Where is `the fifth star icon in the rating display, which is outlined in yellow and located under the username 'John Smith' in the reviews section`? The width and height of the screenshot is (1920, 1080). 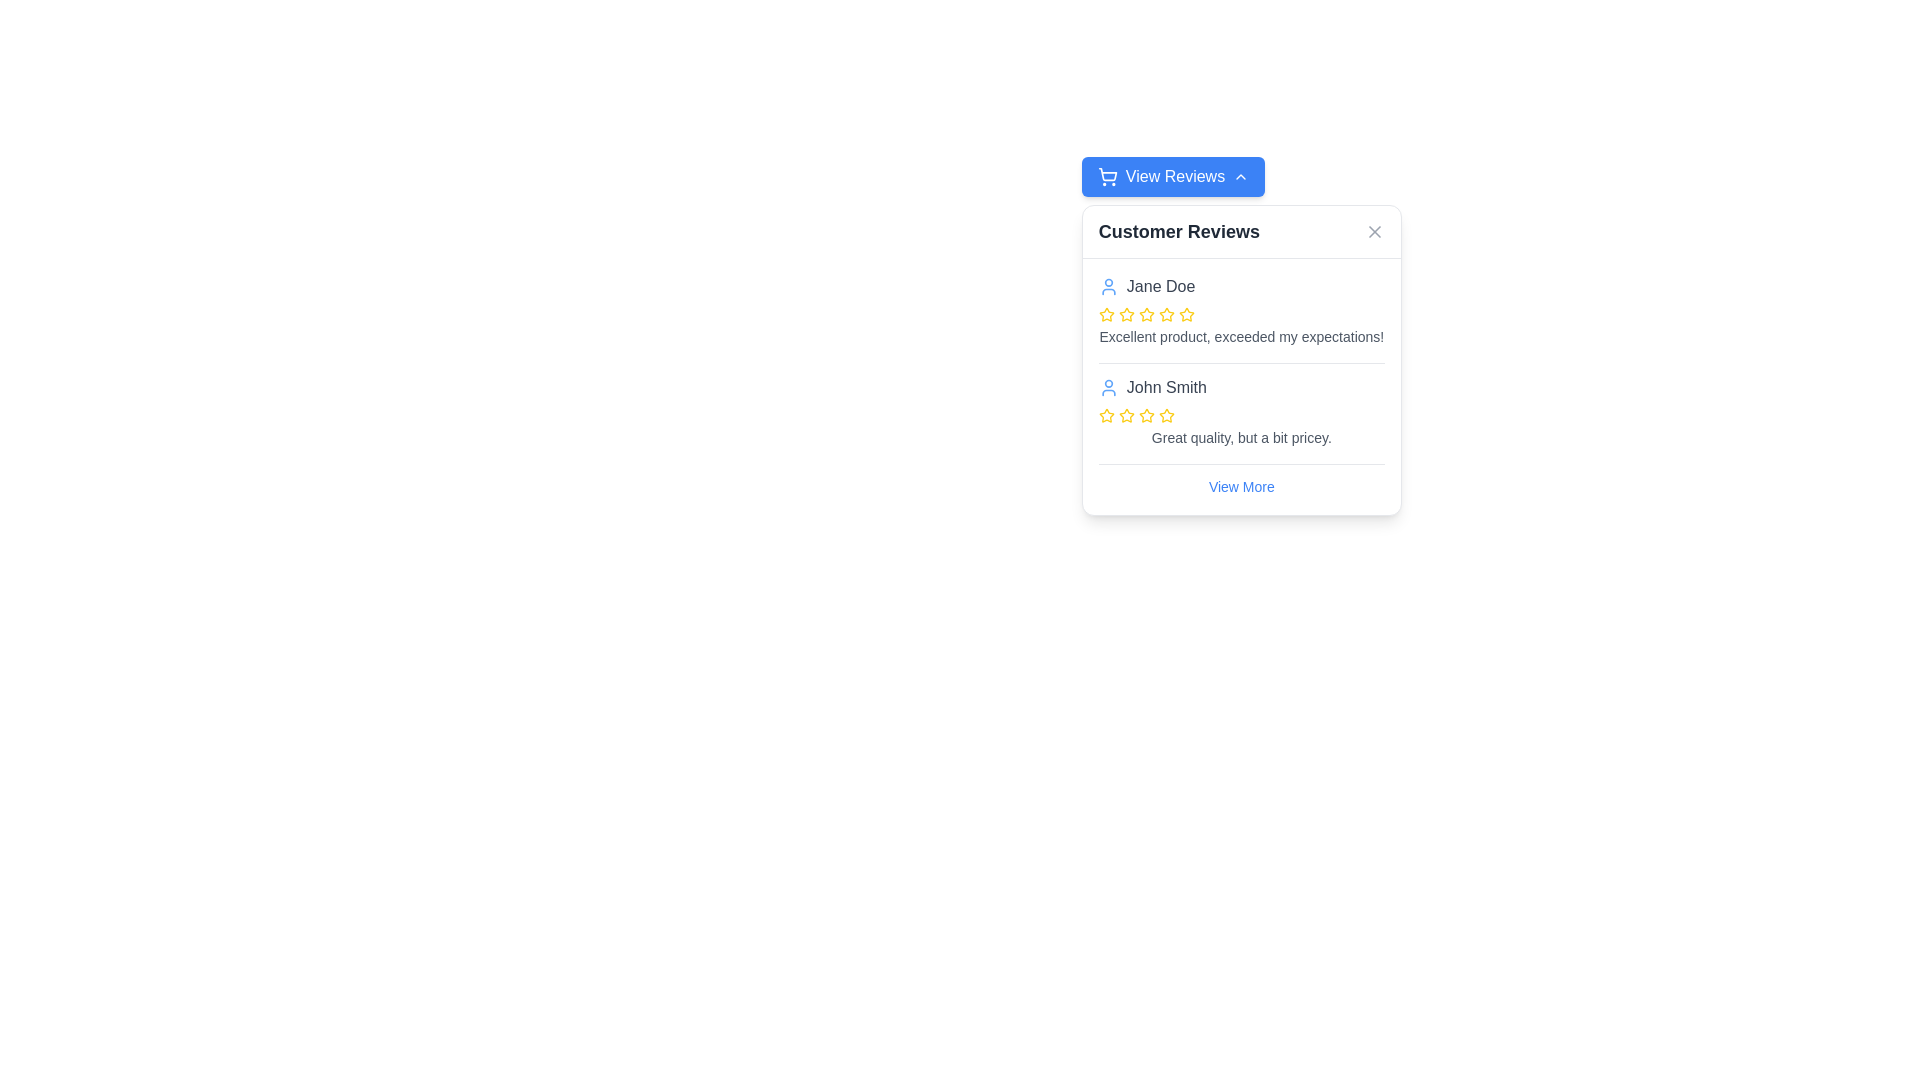
the fifth star icon in the rating display, which is outlined in yellow and located under the username 'John Smith' in the reviews section is located at coordinates (1166, 415).